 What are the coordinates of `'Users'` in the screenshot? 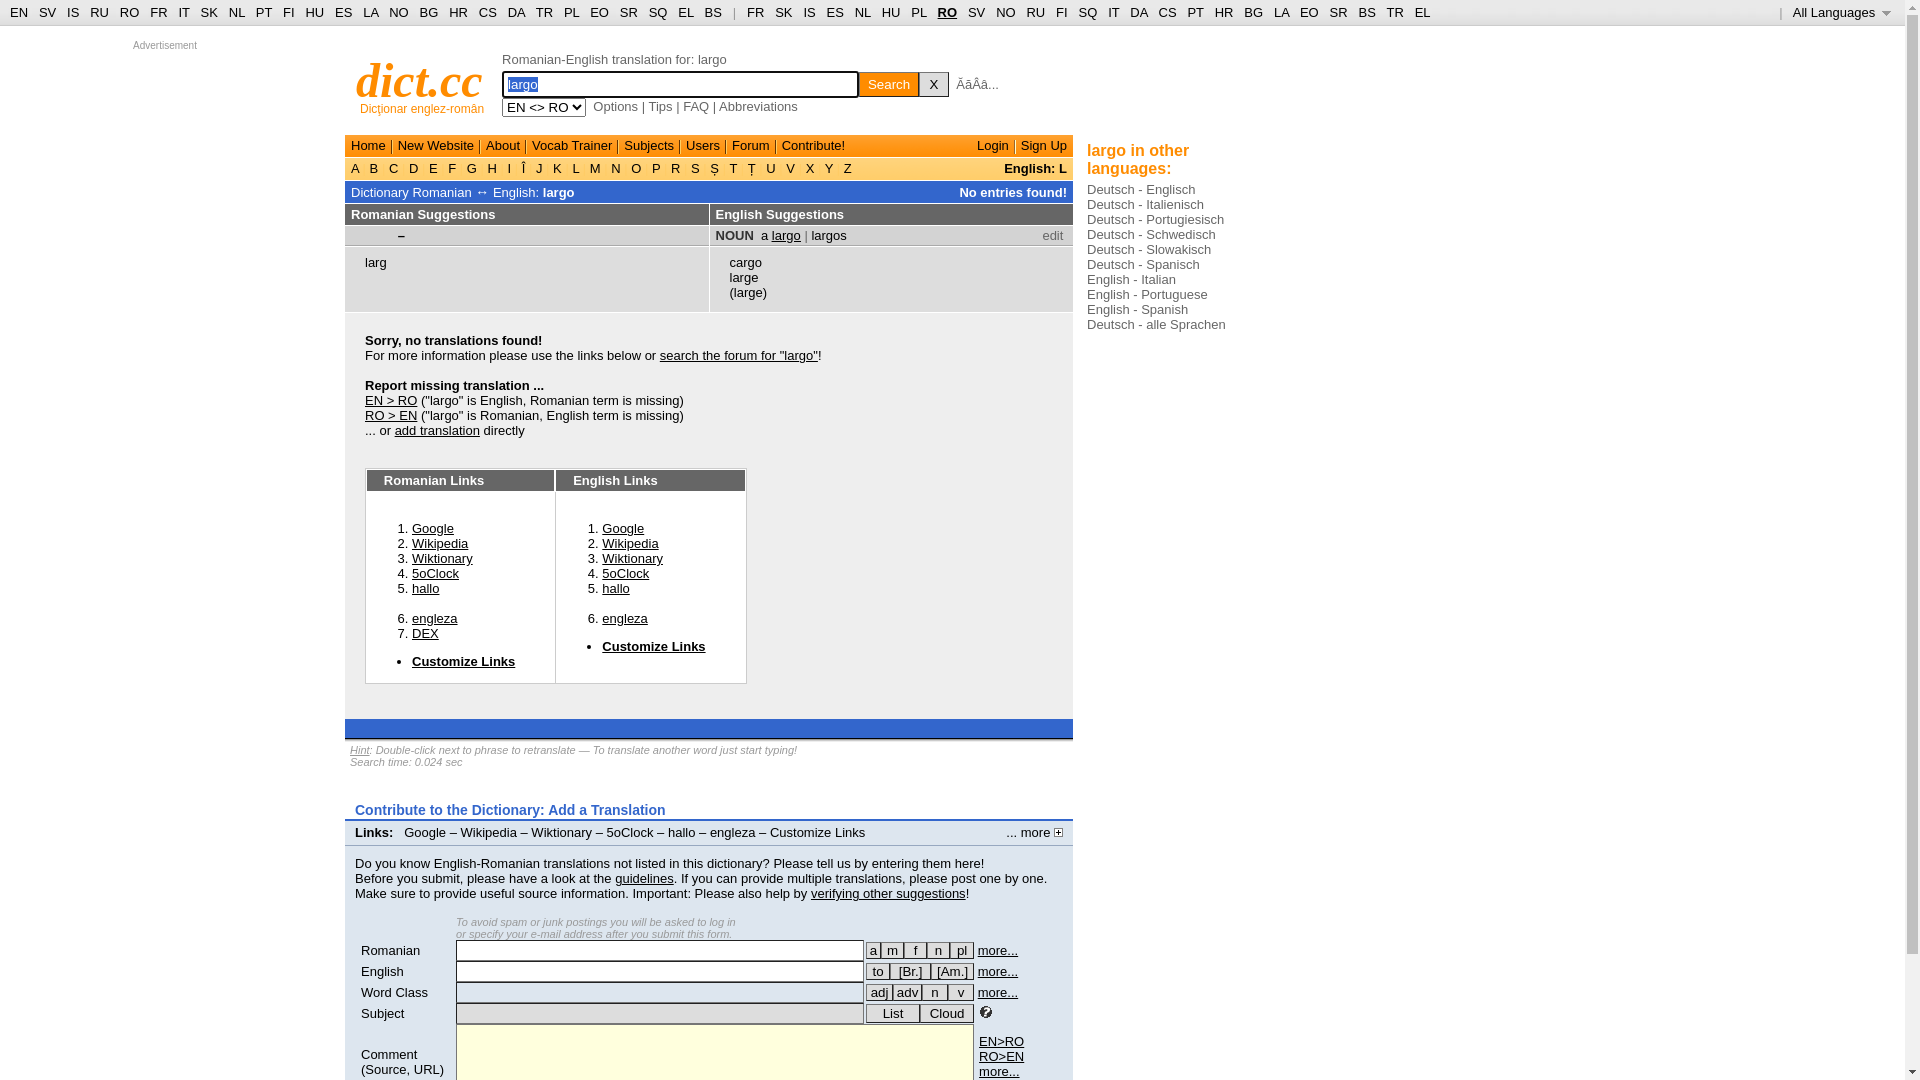 It's located at (686, 144).